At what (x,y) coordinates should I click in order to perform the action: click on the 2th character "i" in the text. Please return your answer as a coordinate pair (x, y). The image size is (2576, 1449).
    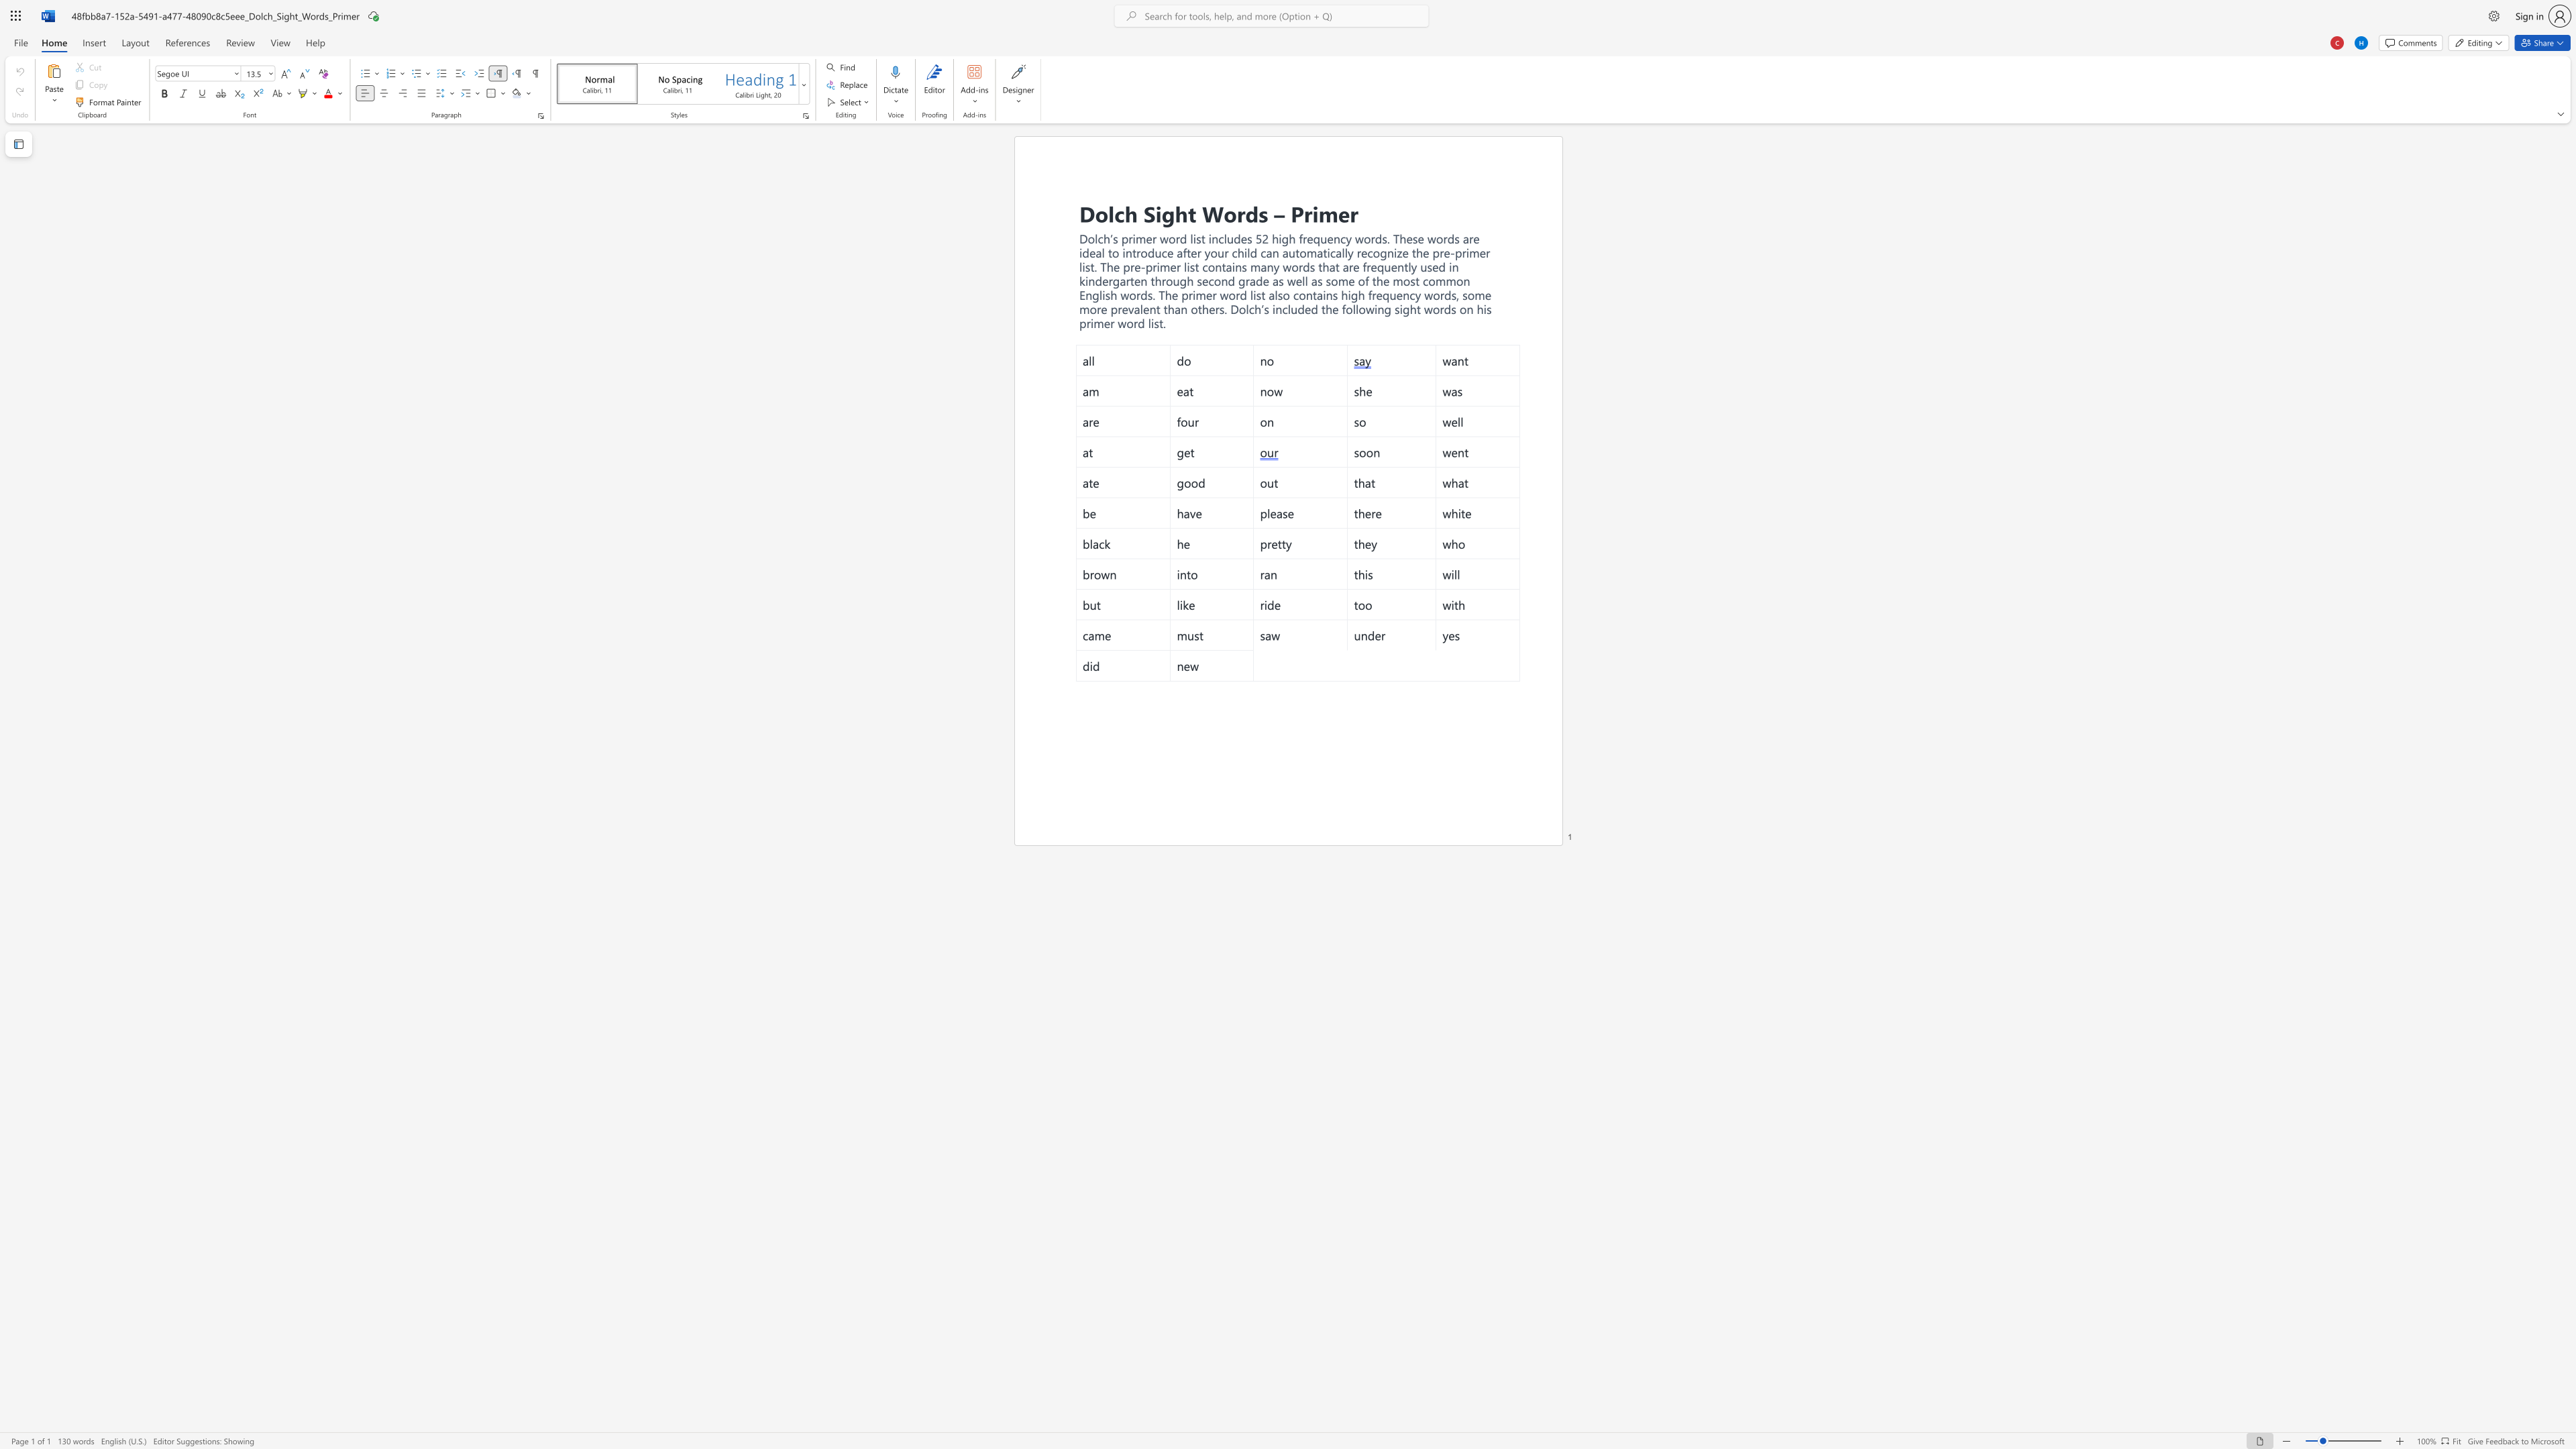
    Looking at the image, I should click on (1375, 308).